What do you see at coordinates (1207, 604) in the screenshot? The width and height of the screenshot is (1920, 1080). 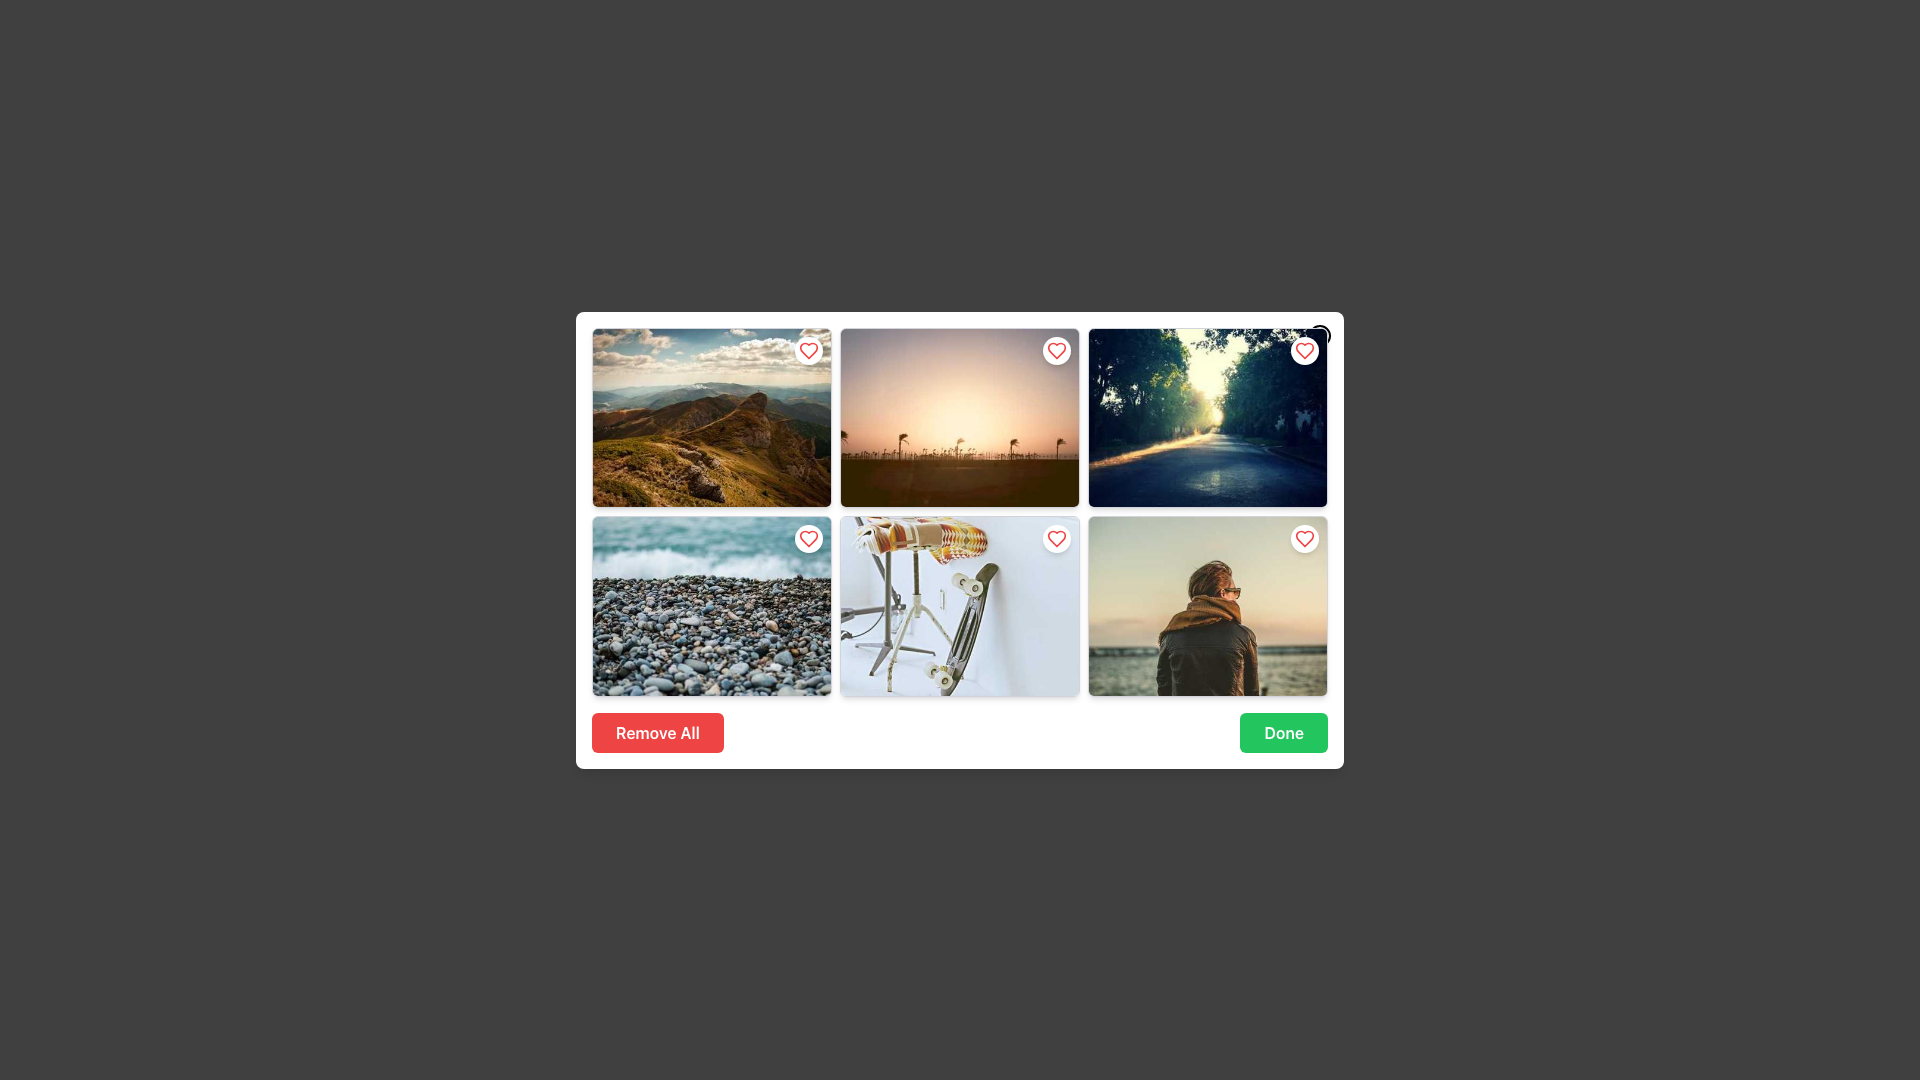 I see `the composite UI card in the bottom-right corner of the grid` at bounding box center [1207, 604].